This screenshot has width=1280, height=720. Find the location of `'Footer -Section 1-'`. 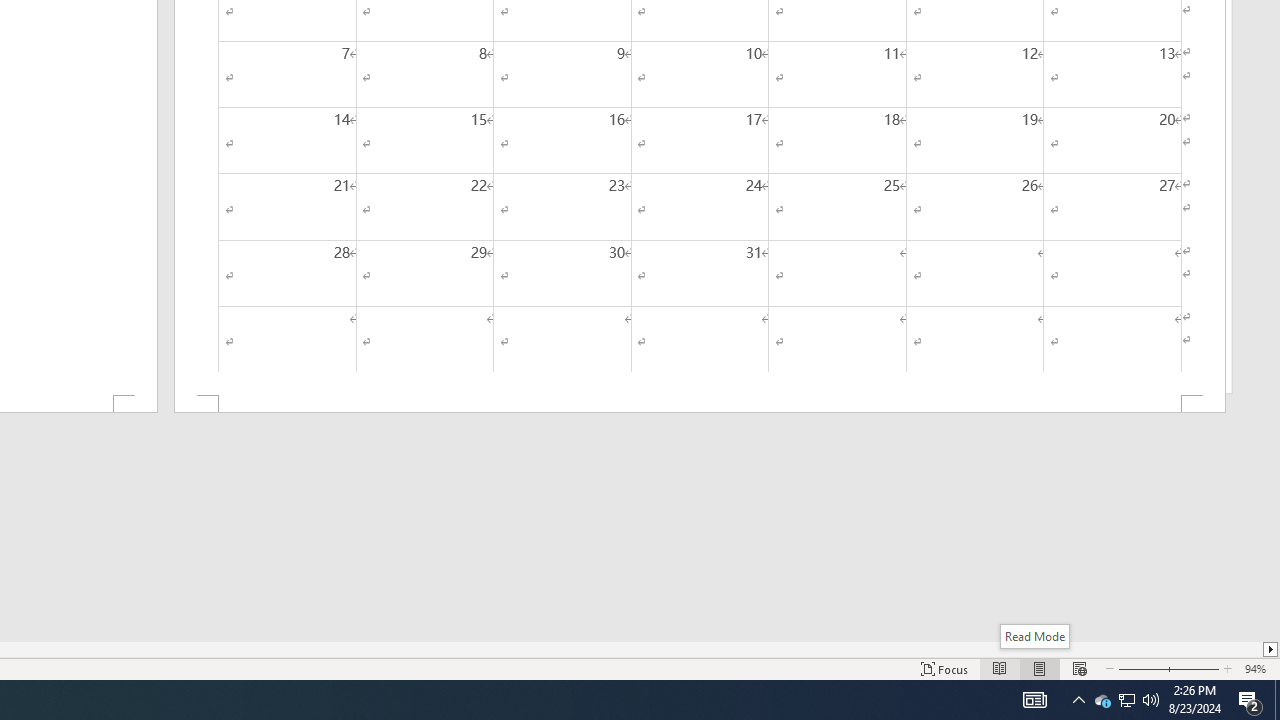

'Footer -Section 1-' is located at coordinates (700, 404).